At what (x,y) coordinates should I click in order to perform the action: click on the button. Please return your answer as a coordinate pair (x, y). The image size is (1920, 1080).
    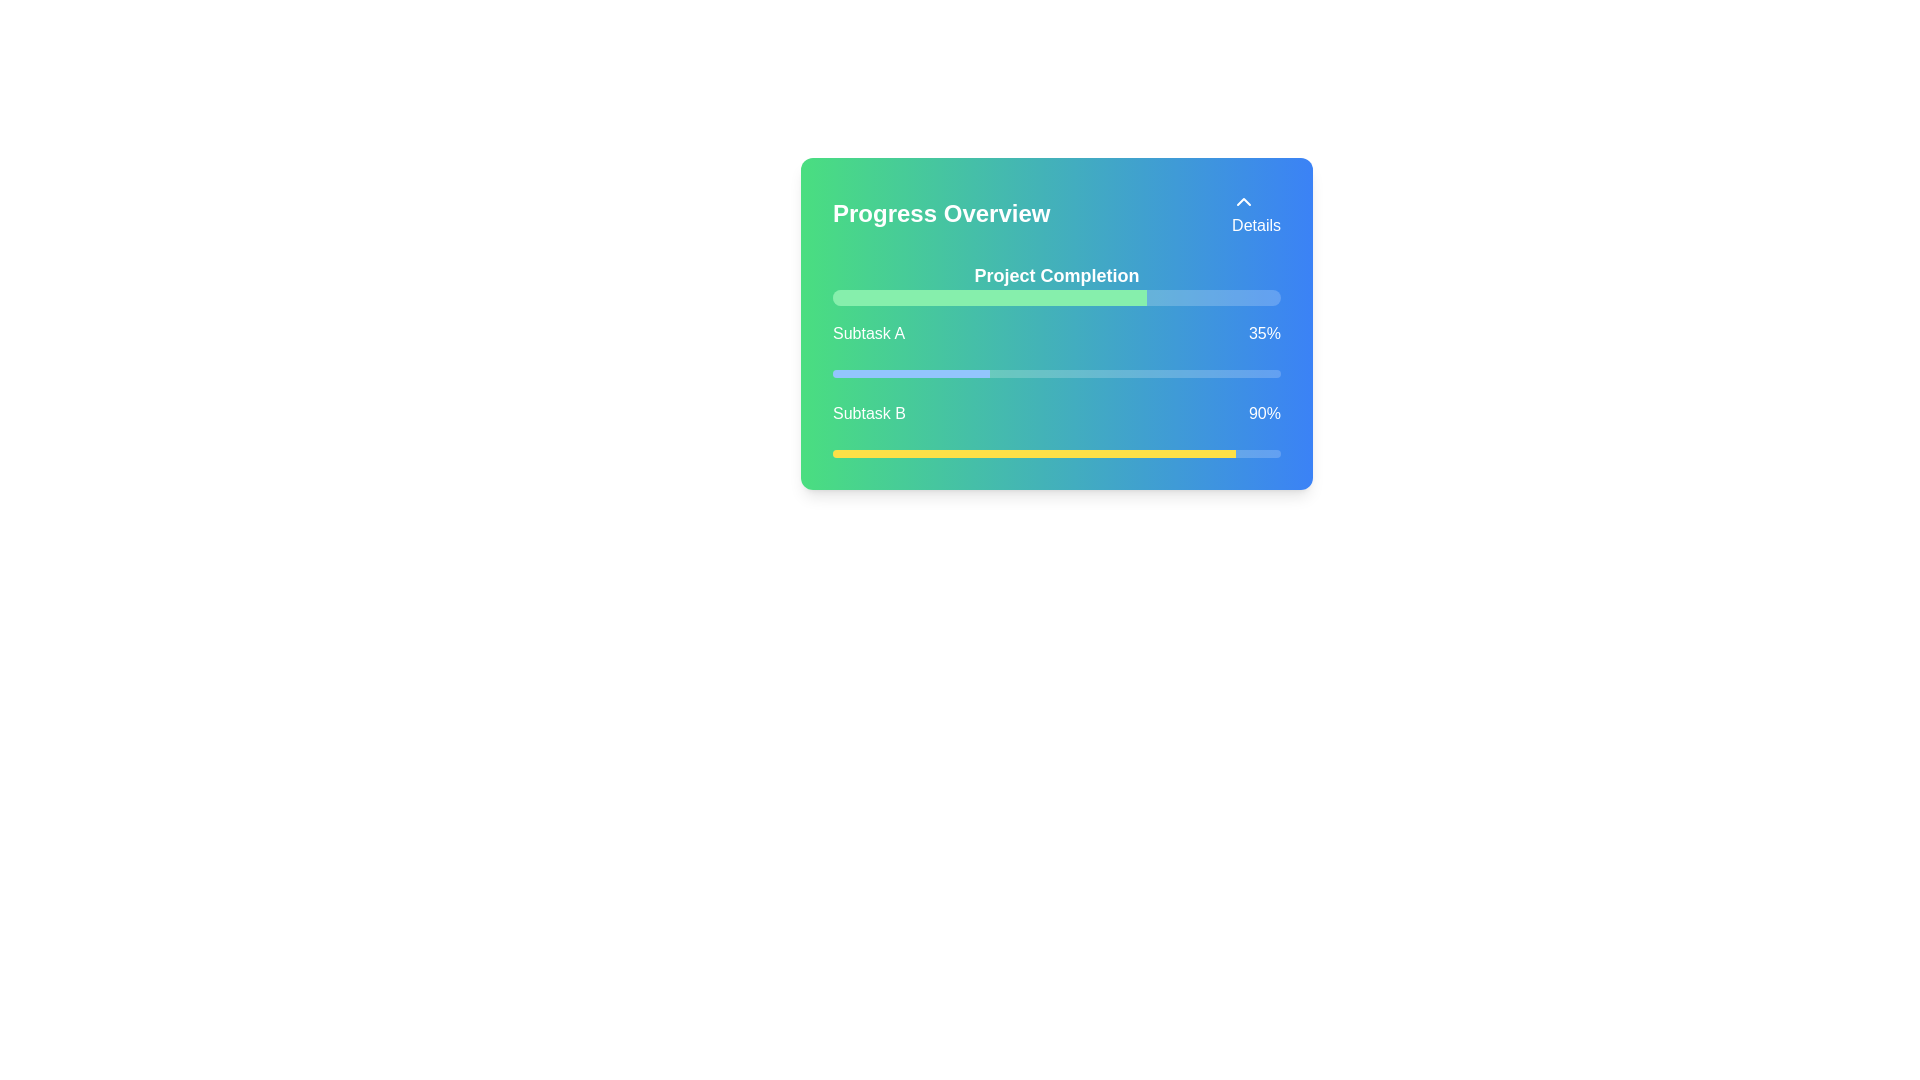
    Looking at the image, I should click on (1255, 213).